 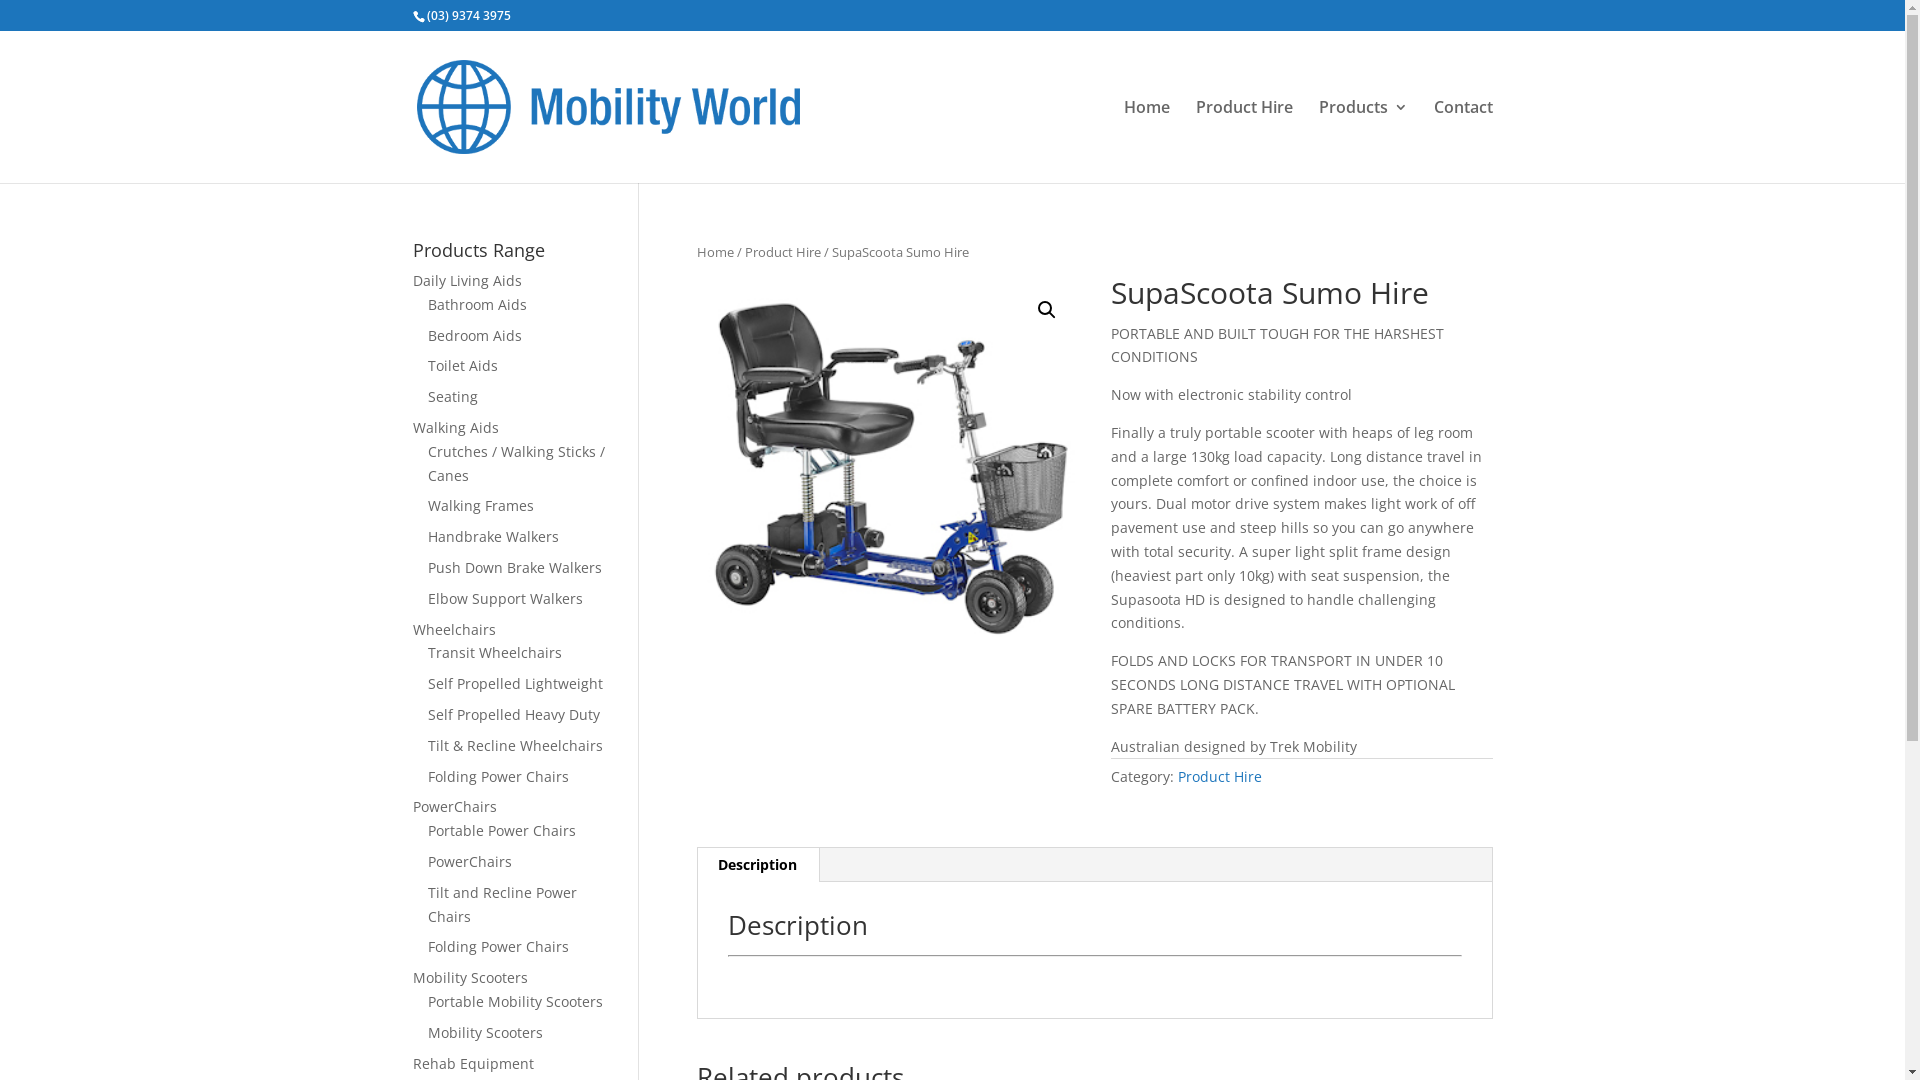 I want to click on 'Walking Frames', so click(x=480, y=504).